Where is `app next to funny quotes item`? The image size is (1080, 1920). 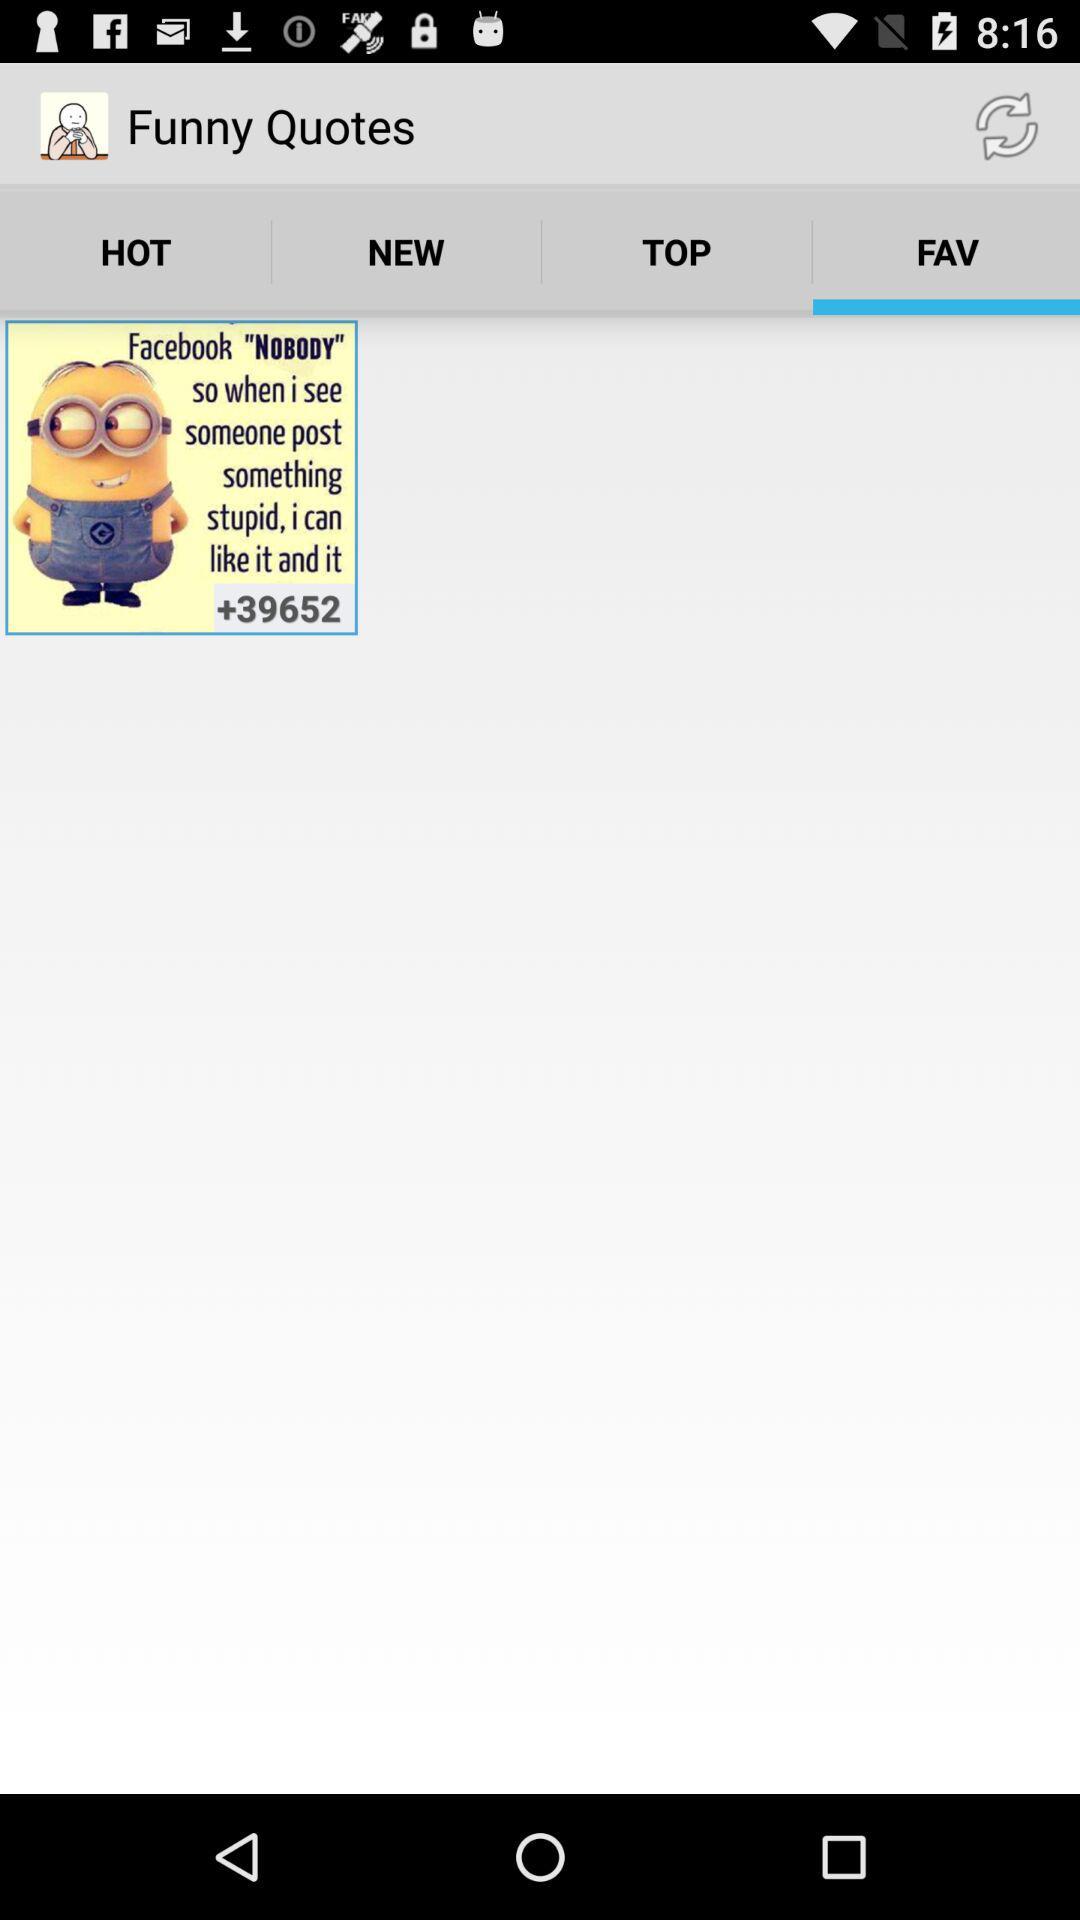
app next to funny quotes item is located at coordinates (1006, 124).